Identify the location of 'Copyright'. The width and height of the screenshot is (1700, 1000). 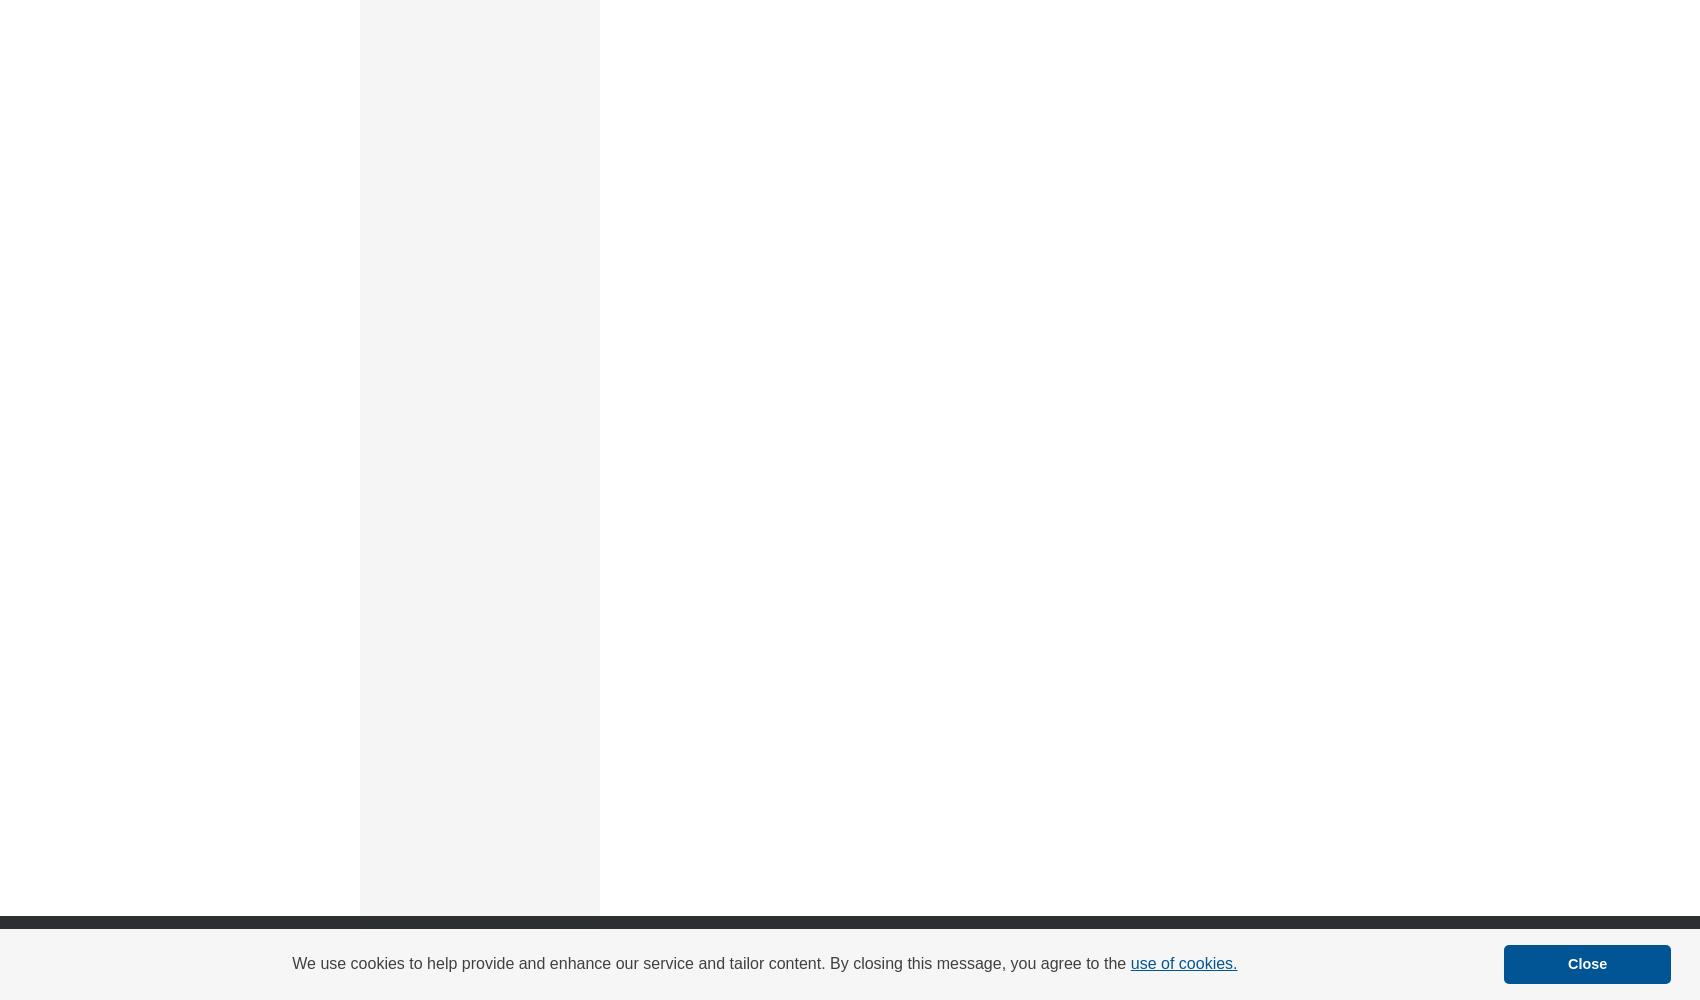
(703, 970).